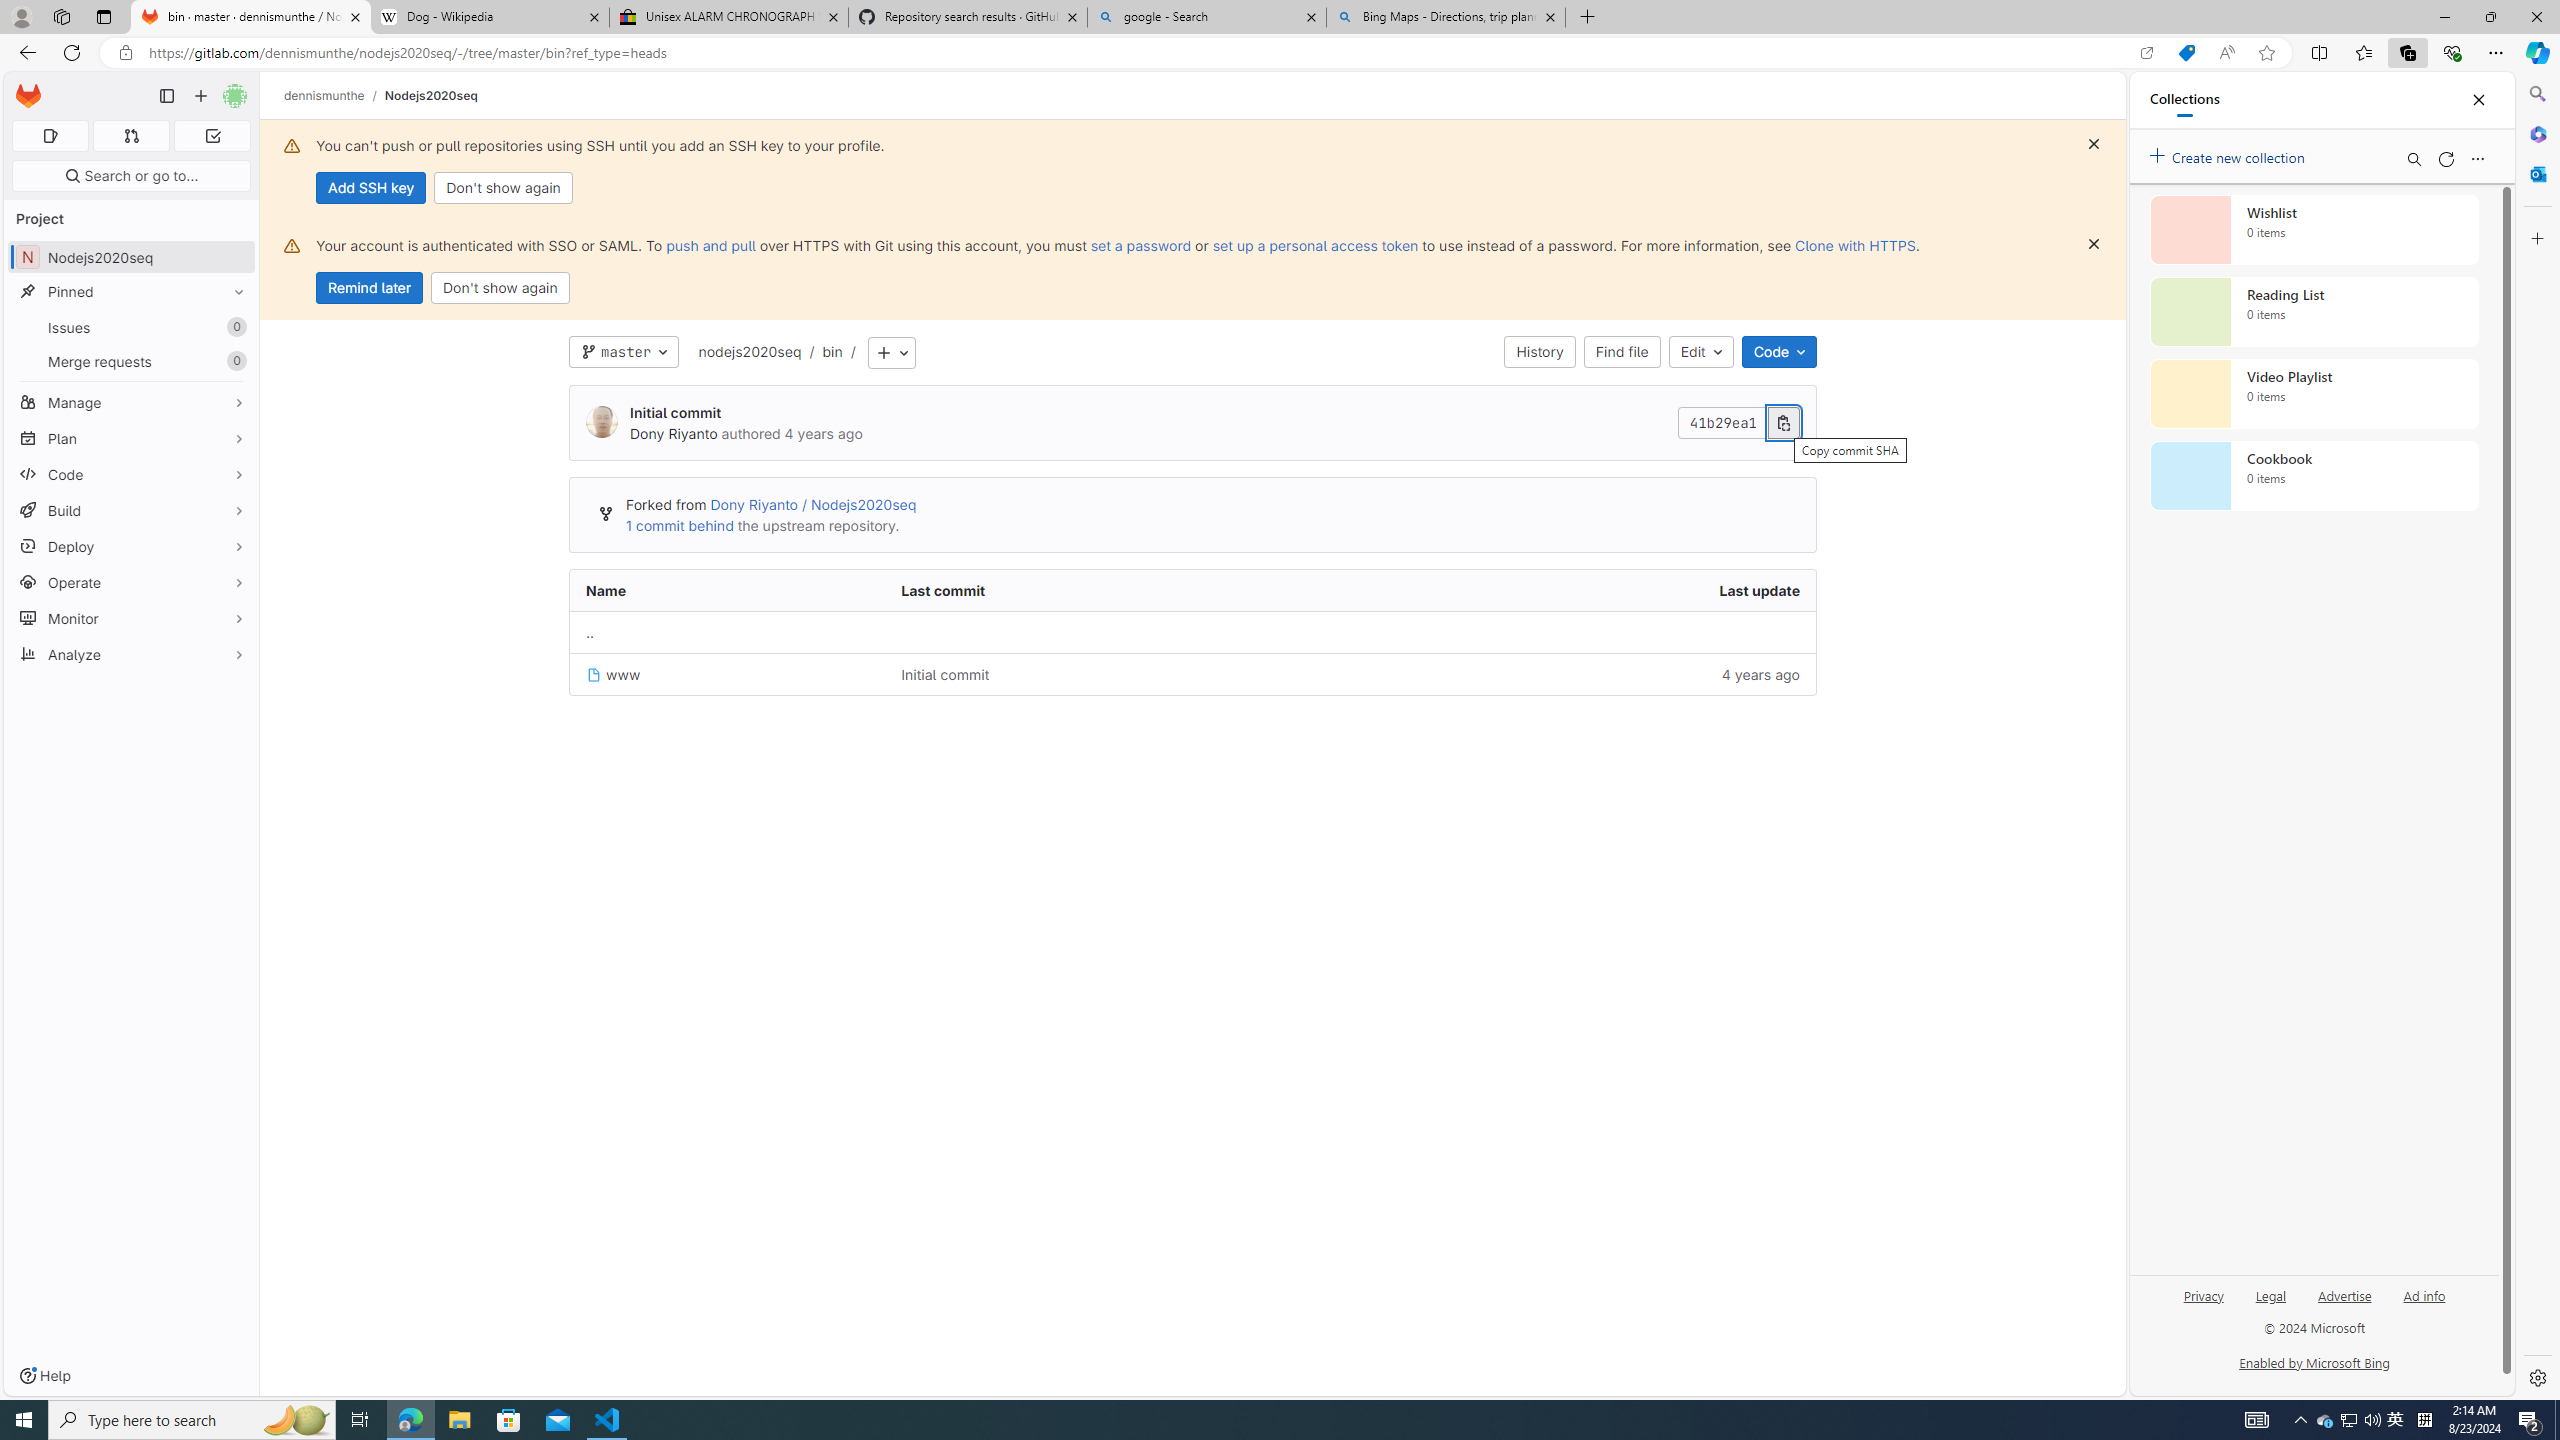 The image size is (2560, 1440). I want to click on 'Plan', so click(130, 437).